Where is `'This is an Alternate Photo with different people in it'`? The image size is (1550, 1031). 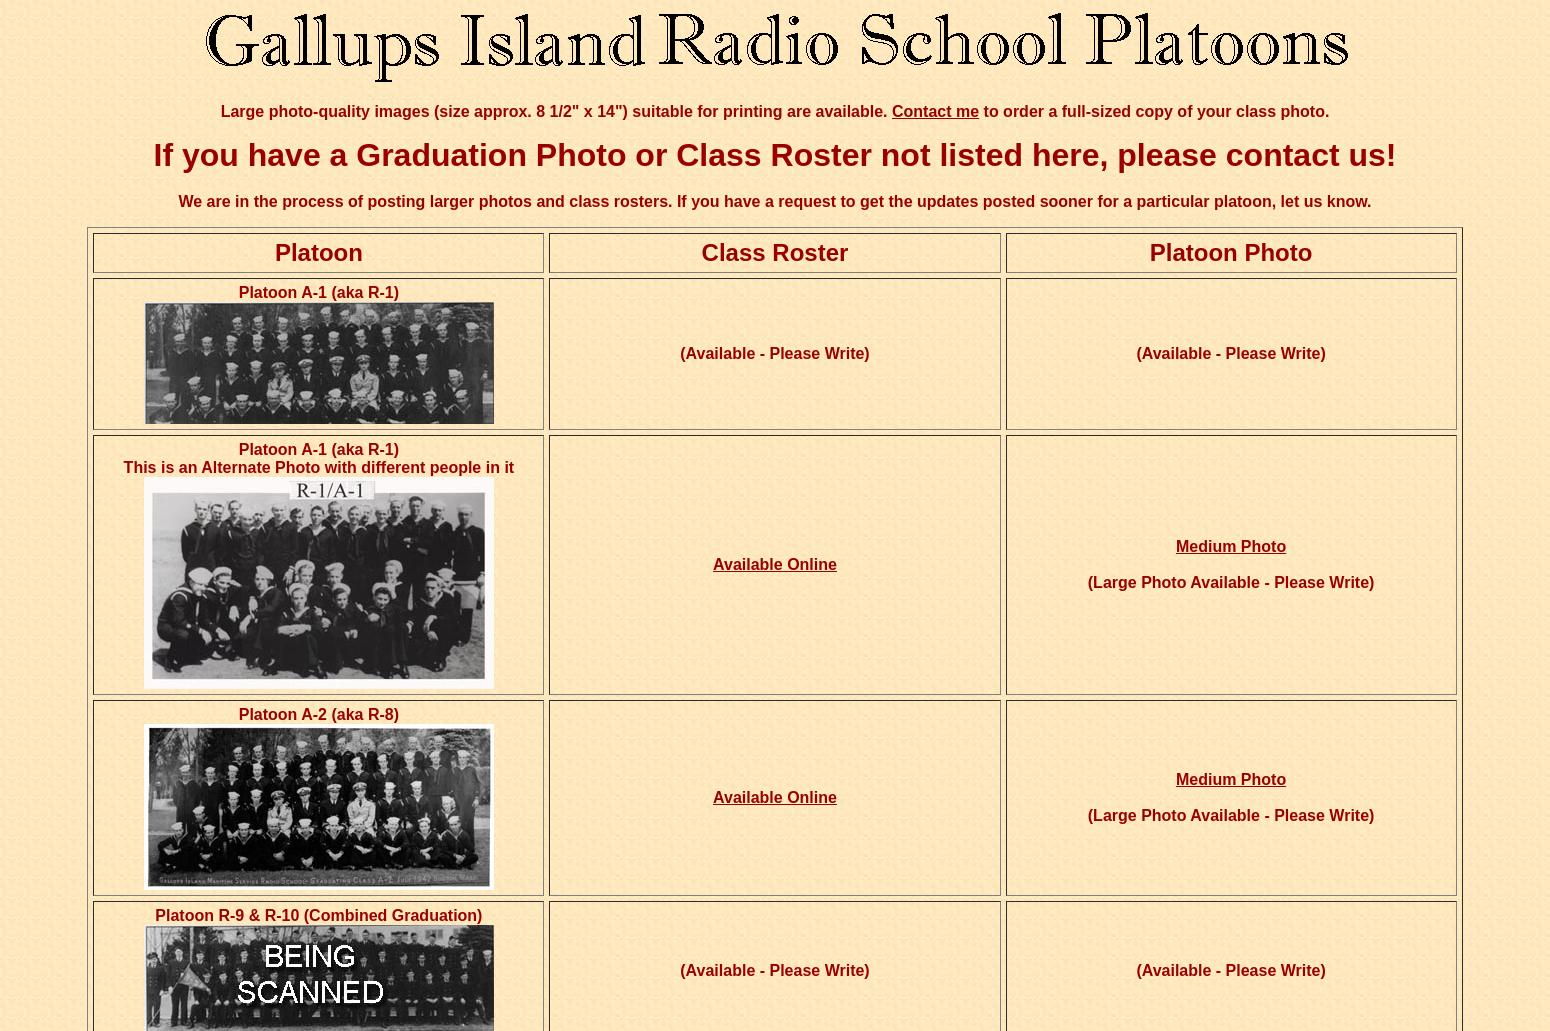 'This is an Alternate Photo with different people in it' is located at coordinates (317, 467).